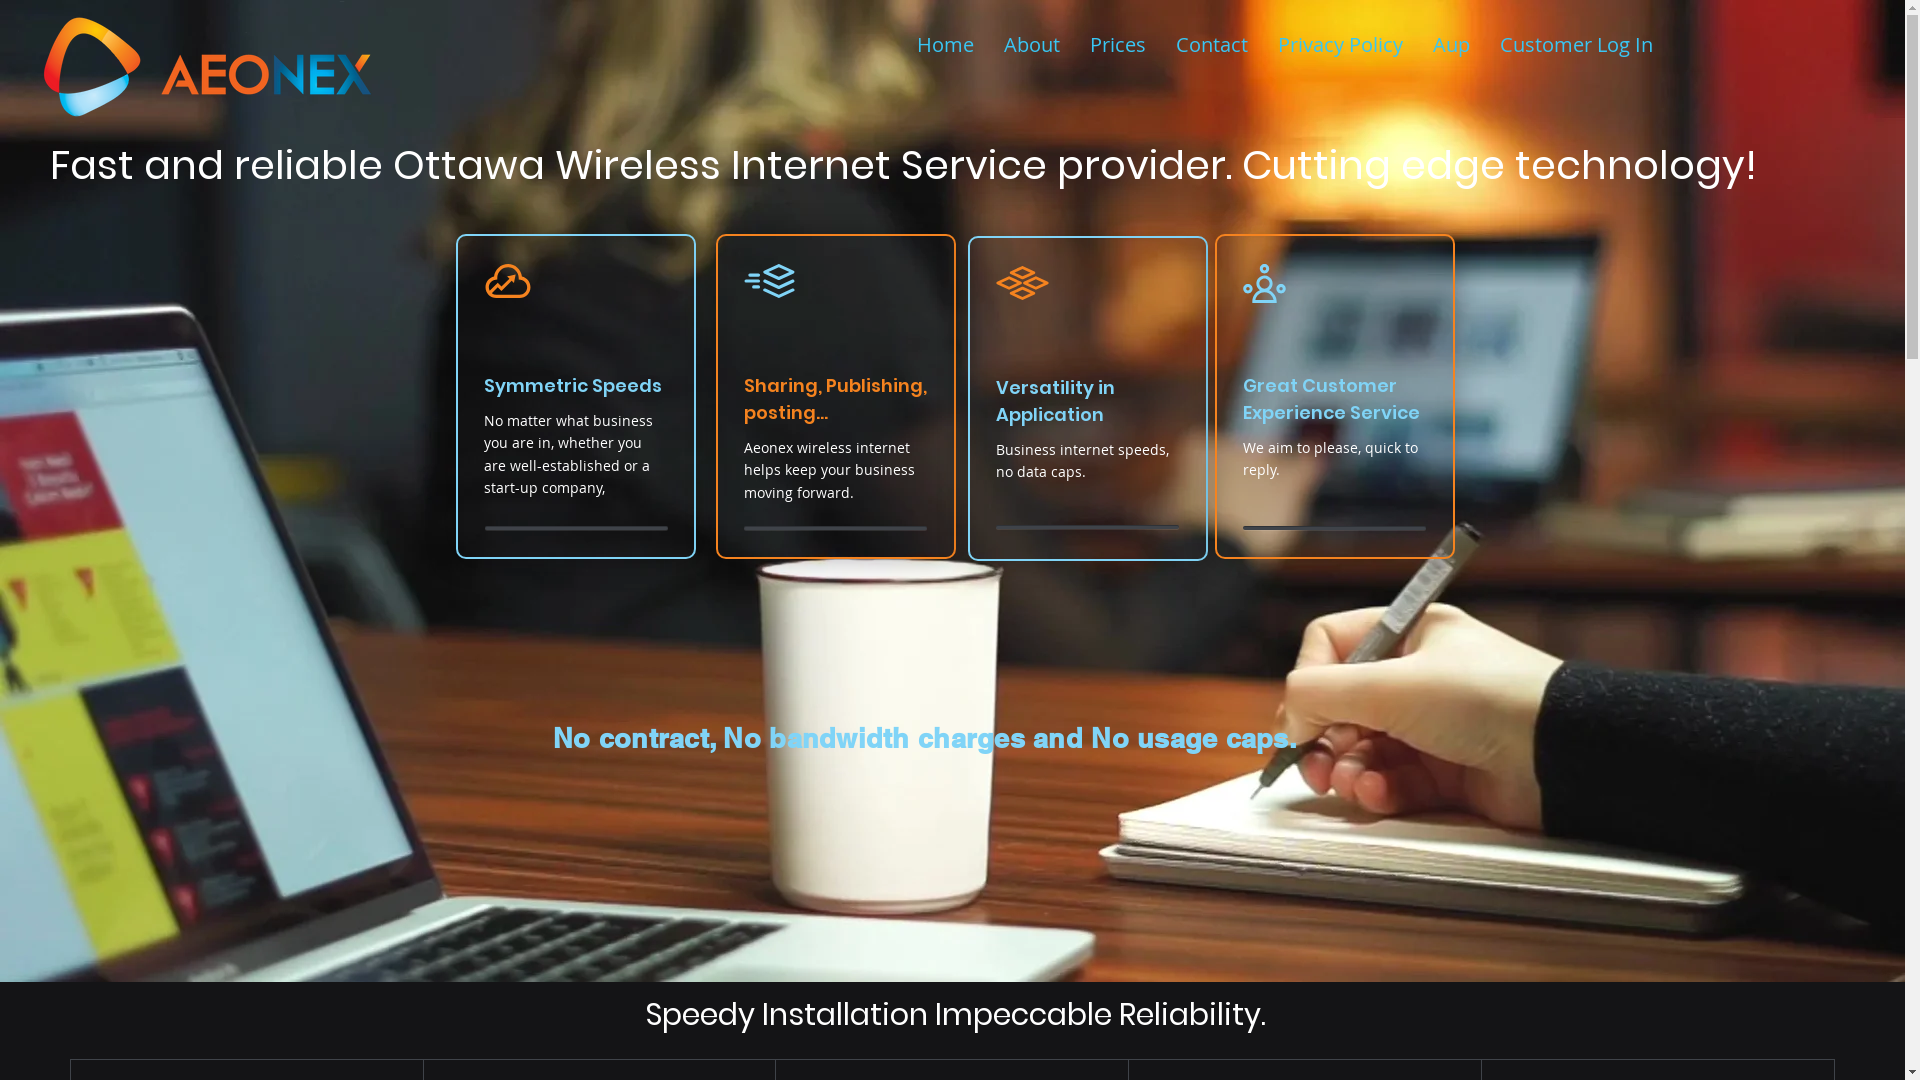  Describe the element at coordinates (1340, 45) in the screenshot. I see `'Privacy Policy'` at that location.